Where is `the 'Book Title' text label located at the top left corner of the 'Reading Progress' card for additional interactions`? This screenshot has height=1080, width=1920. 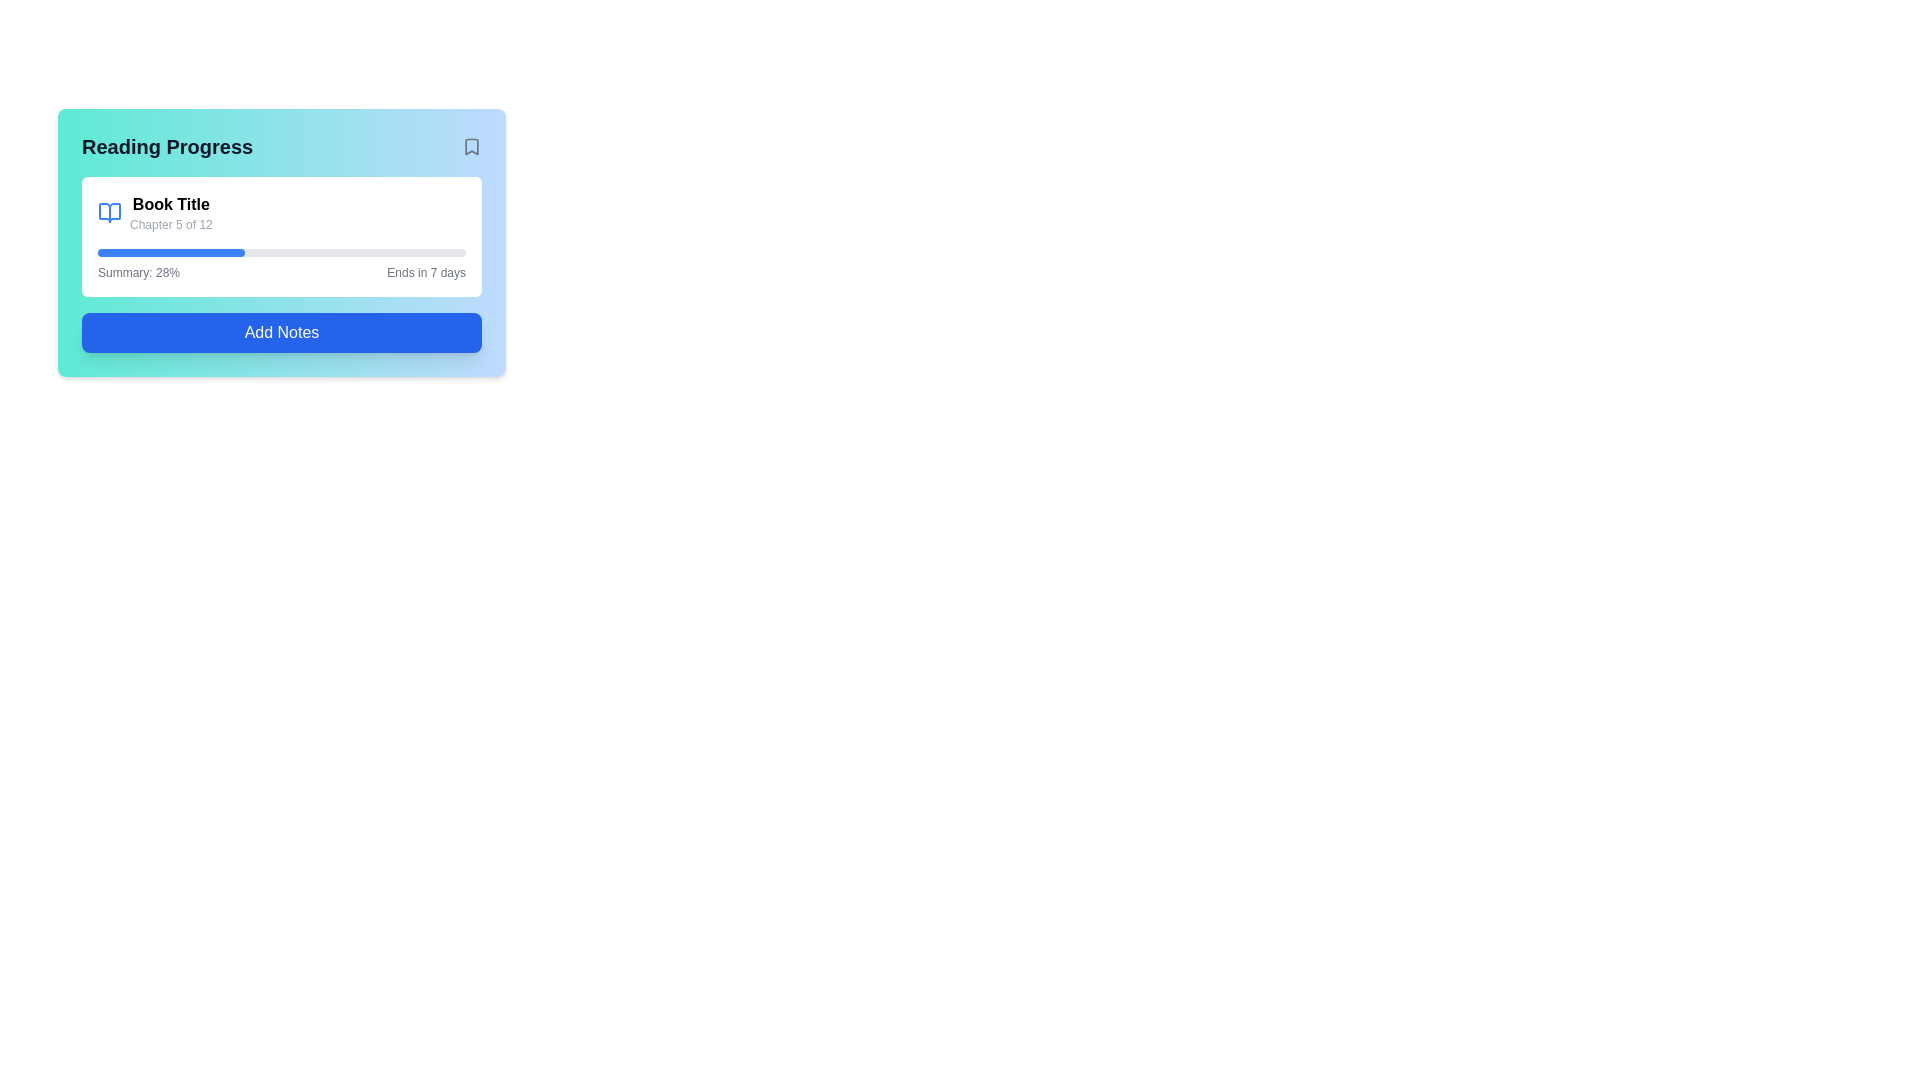
the 'Book Title' text label located at the top left corner of the 'Reading Progress' card for additional interactions is located at coordinates (171, 204).